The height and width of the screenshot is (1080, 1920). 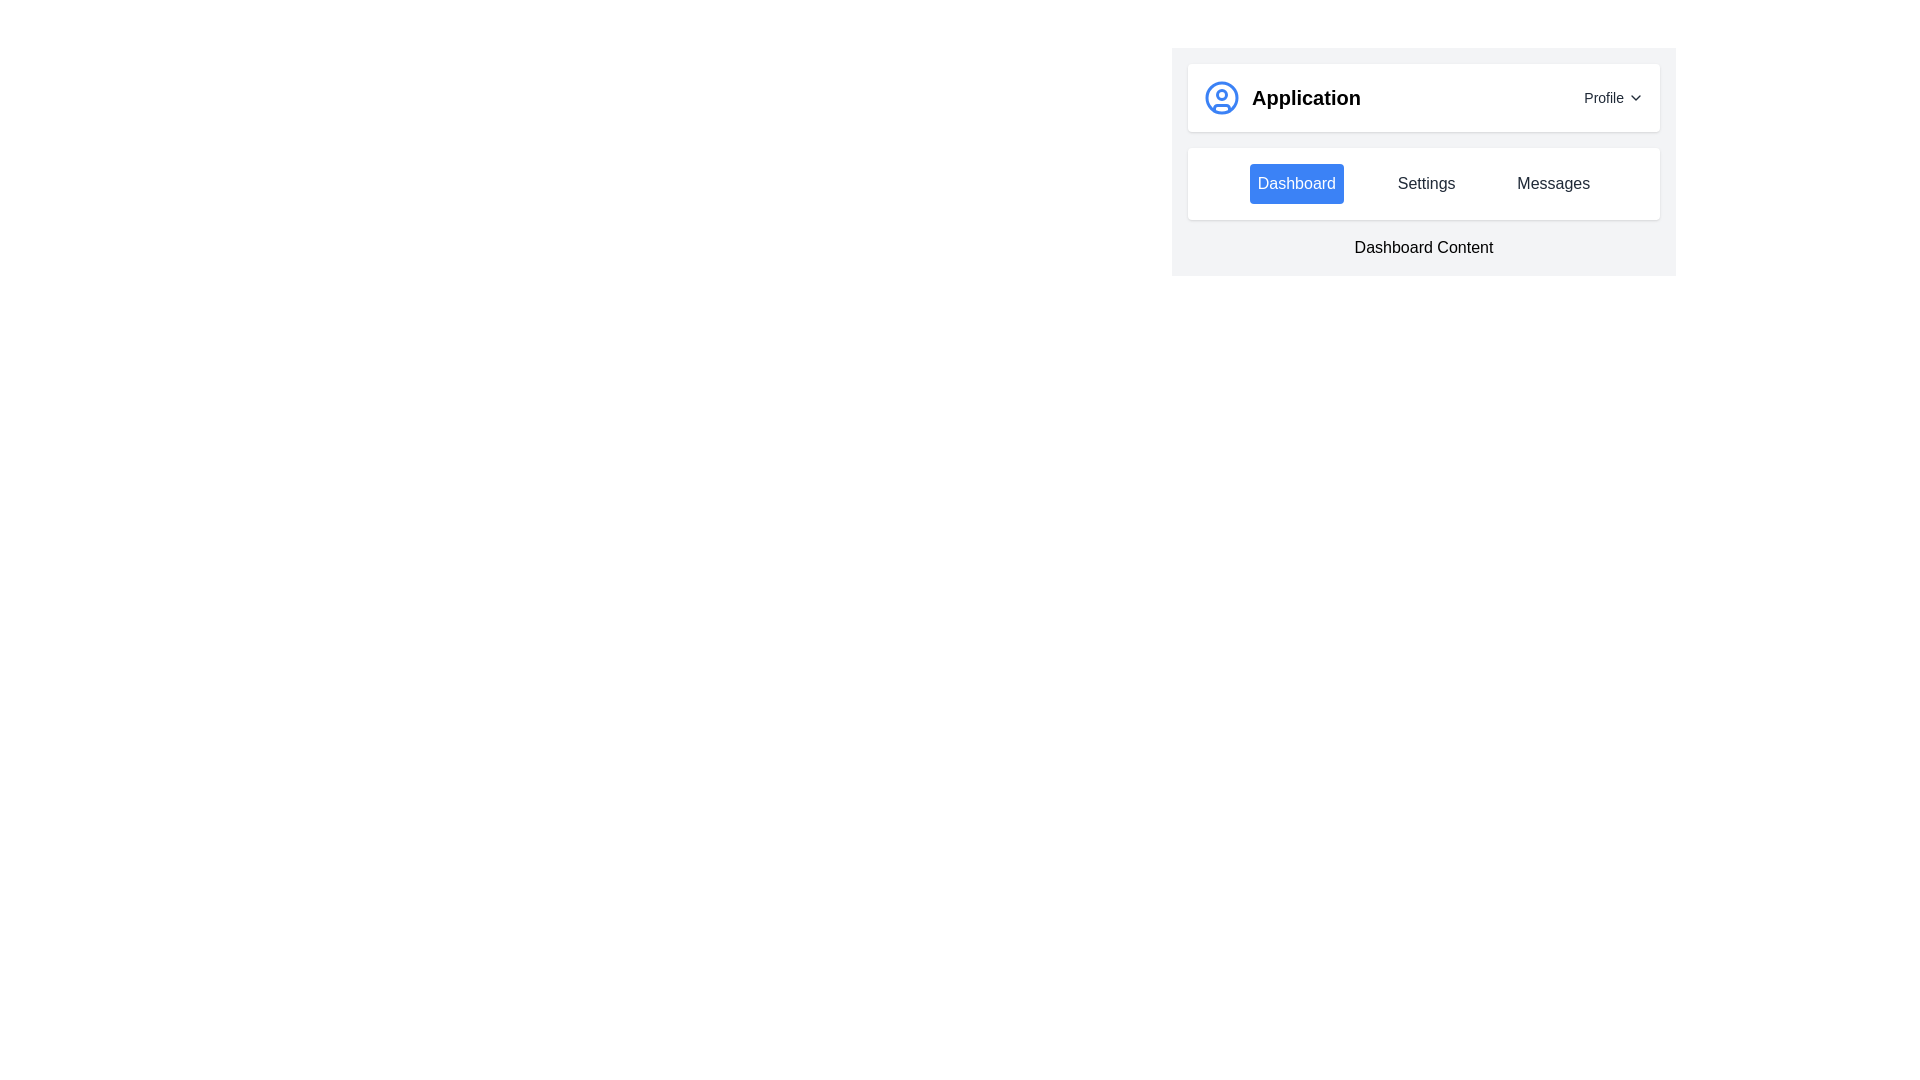 What do you see at coordinates (1614, 97) in the screenshot?
I see `the dropdown button in the top-right corner of the header section` at bounding box center [1614, 97].